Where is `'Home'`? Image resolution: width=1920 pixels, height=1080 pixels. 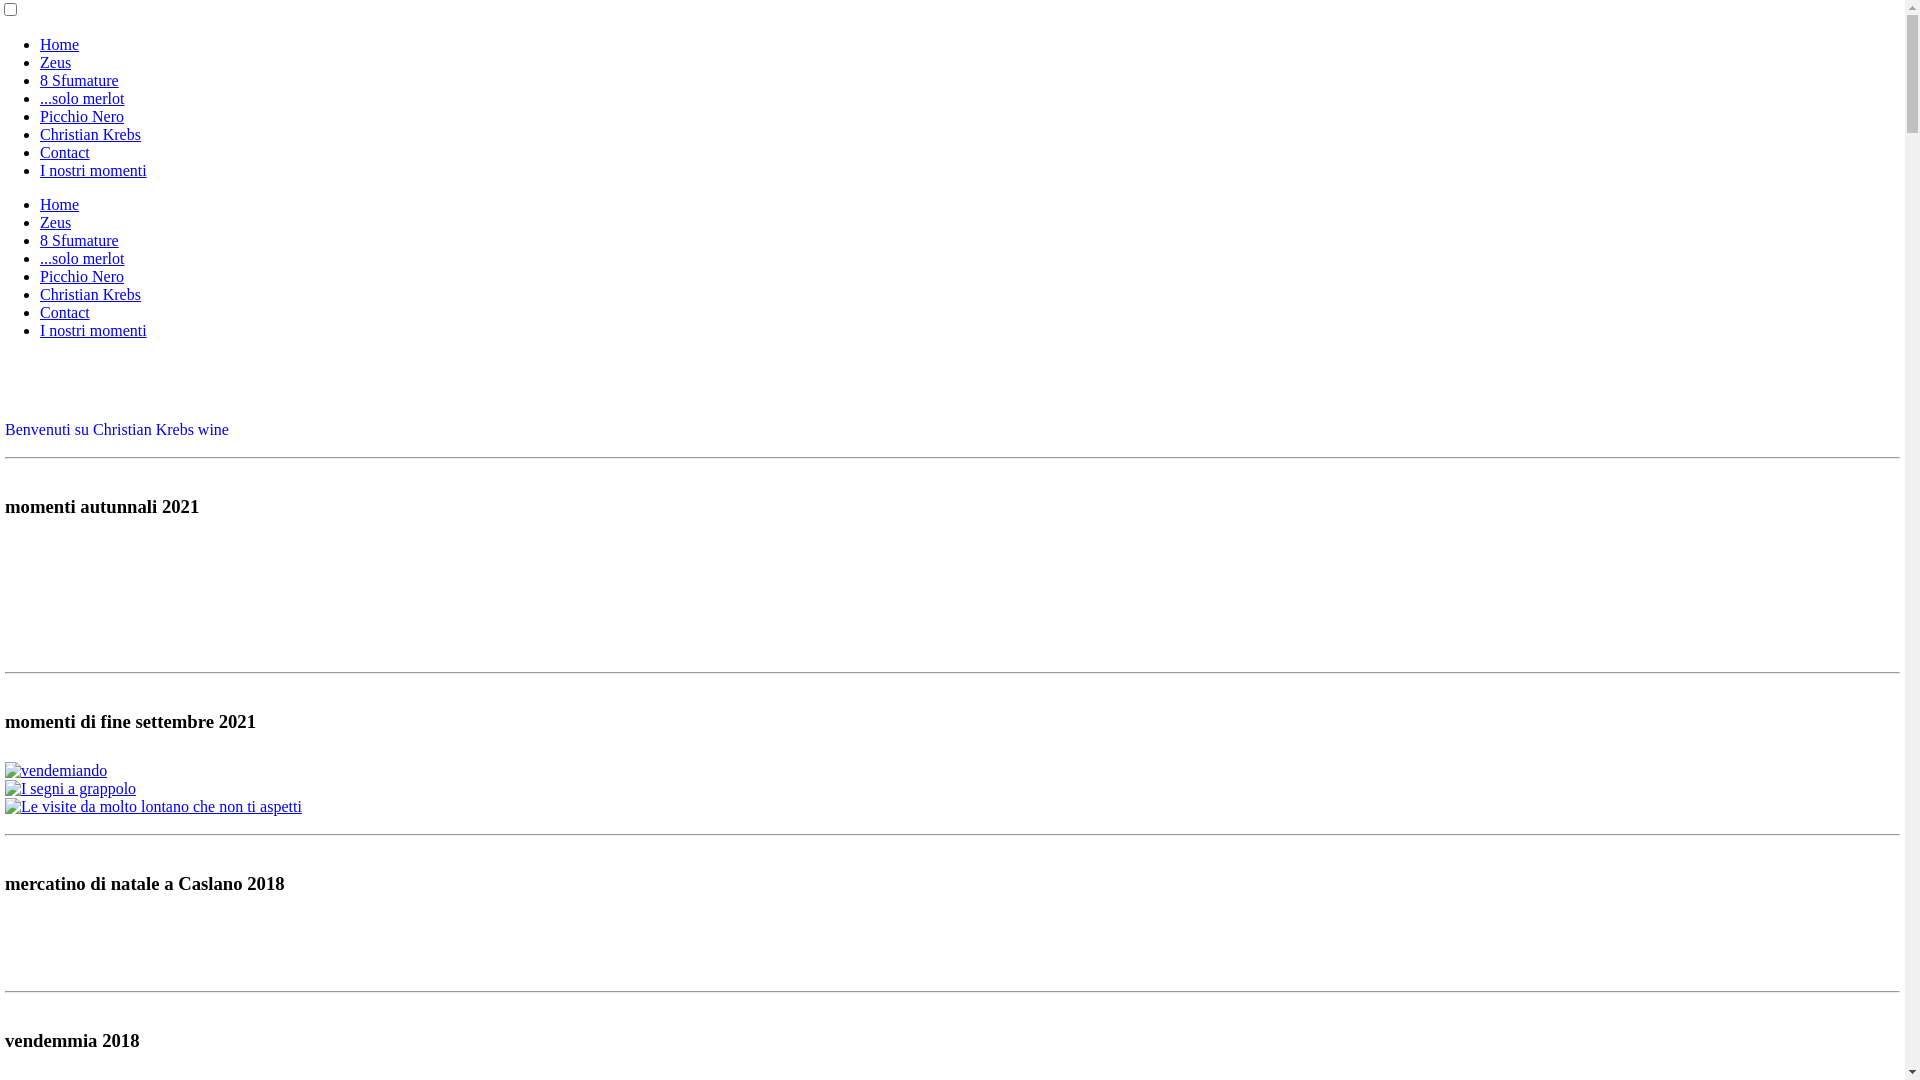 'Home' is located at coordinates (59, 204).